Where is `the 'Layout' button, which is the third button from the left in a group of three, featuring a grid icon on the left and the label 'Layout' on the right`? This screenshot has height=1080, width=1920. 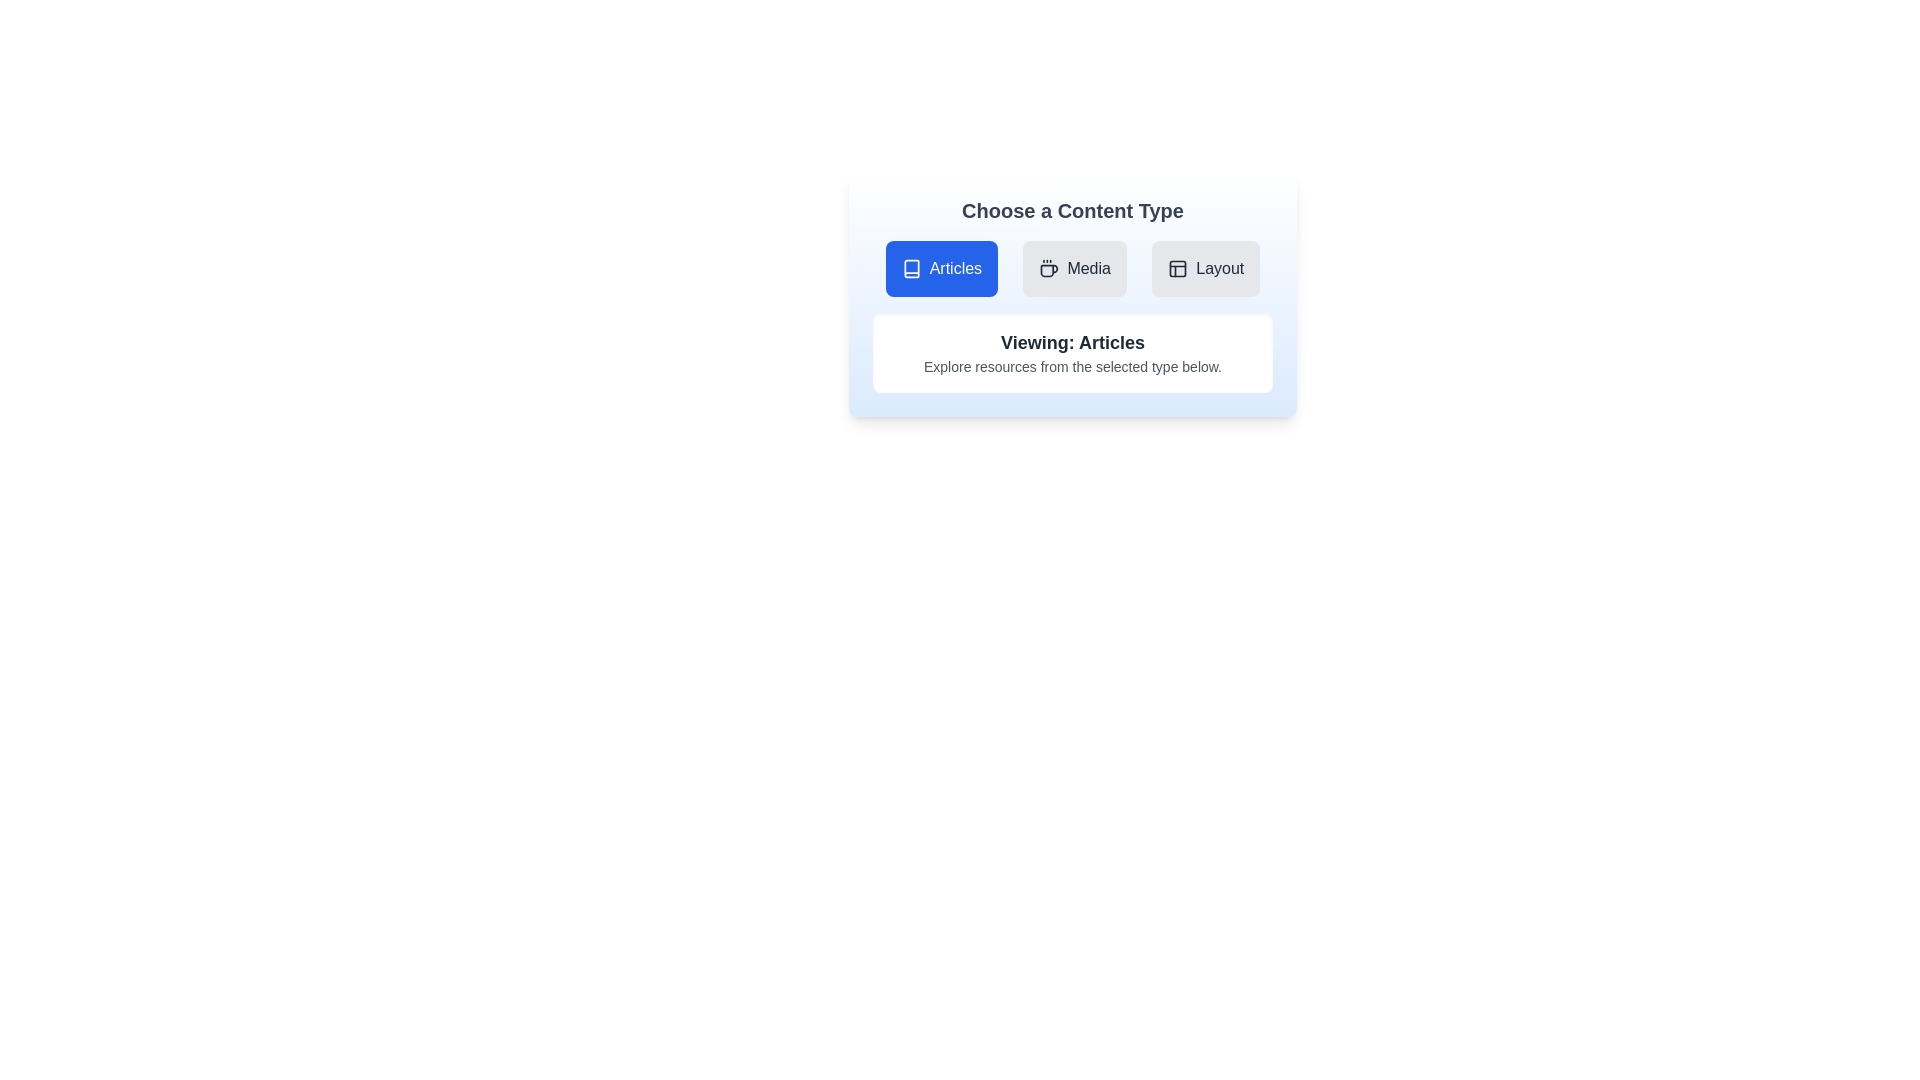
the 'Layout' button, which is the third button from the left in a group of three, featuring a grid icon on the left and the label 'Layout' on the right is located at coordinates (1205, 268).